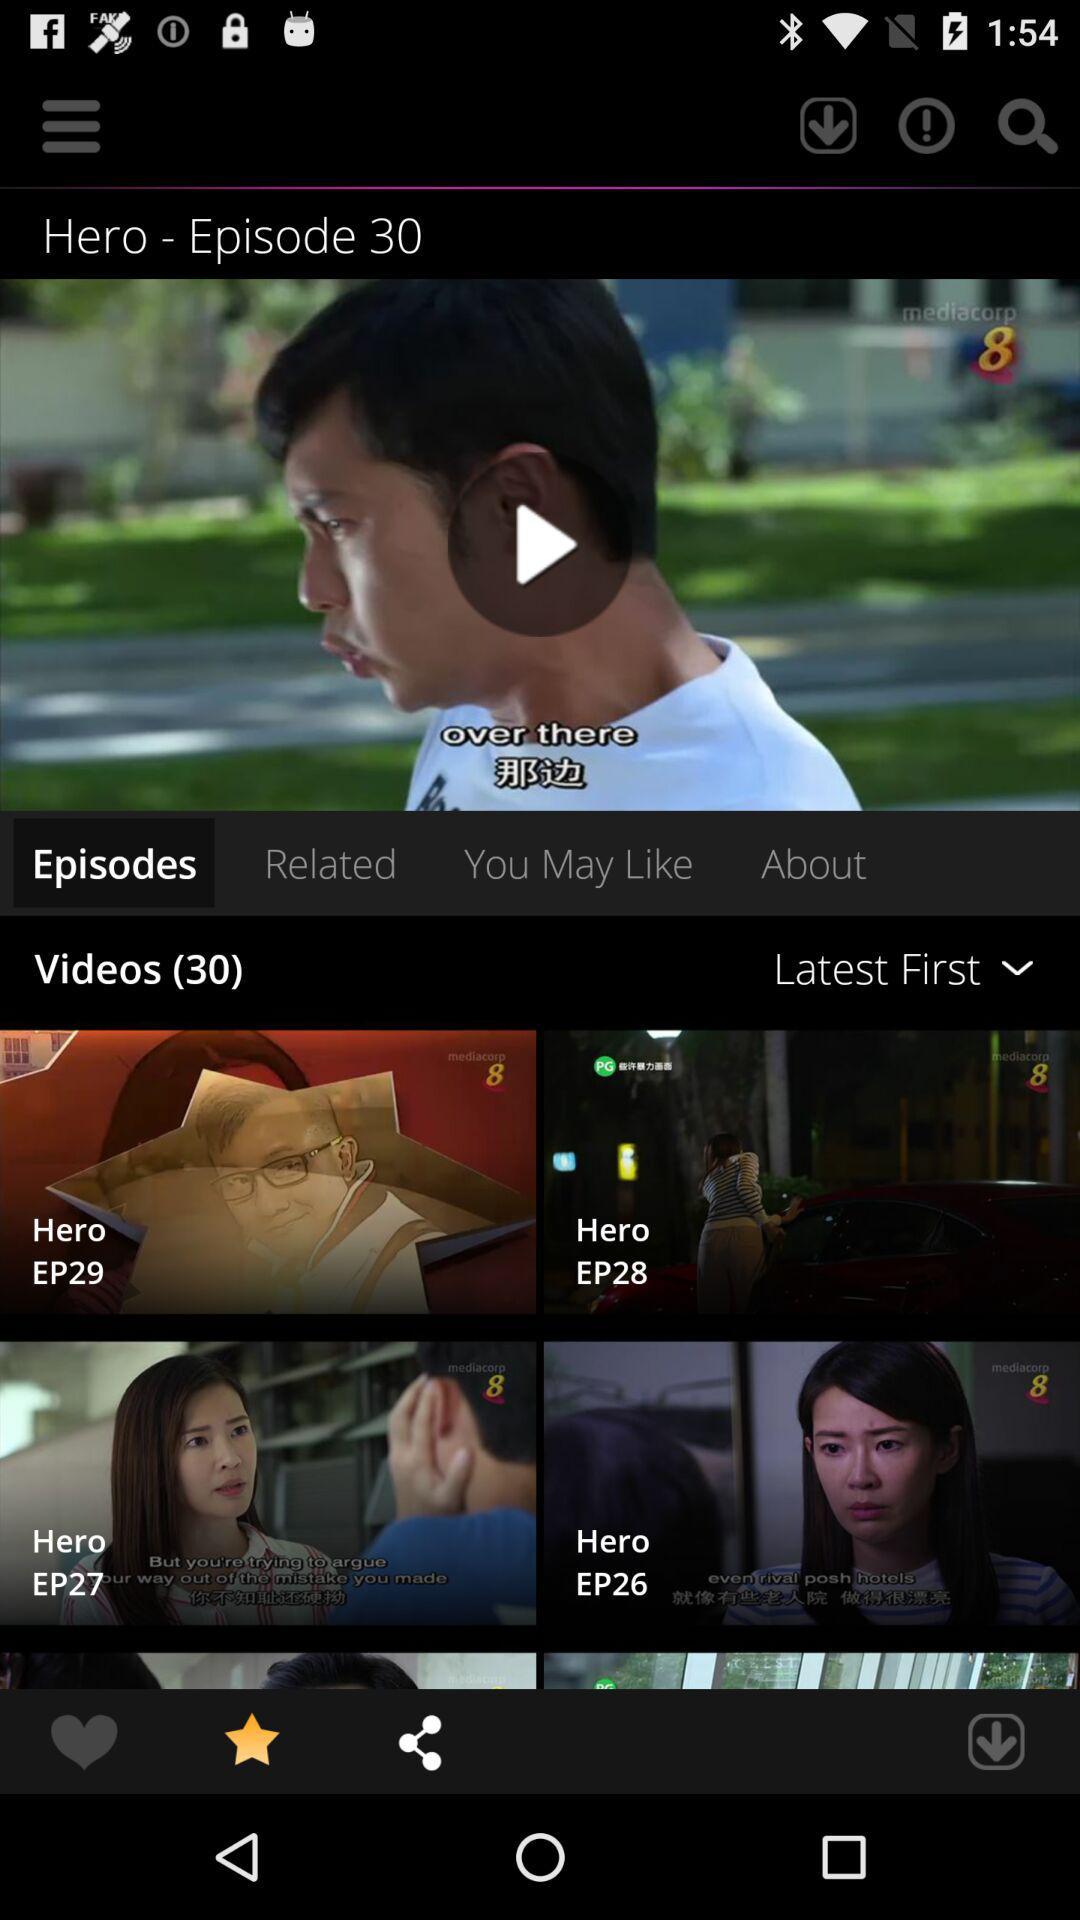 This screenshot has height=1920, width=1080. Describe the element at coordinates (738, 968) in the screenshot. I see `icon next to the related item` at that location.